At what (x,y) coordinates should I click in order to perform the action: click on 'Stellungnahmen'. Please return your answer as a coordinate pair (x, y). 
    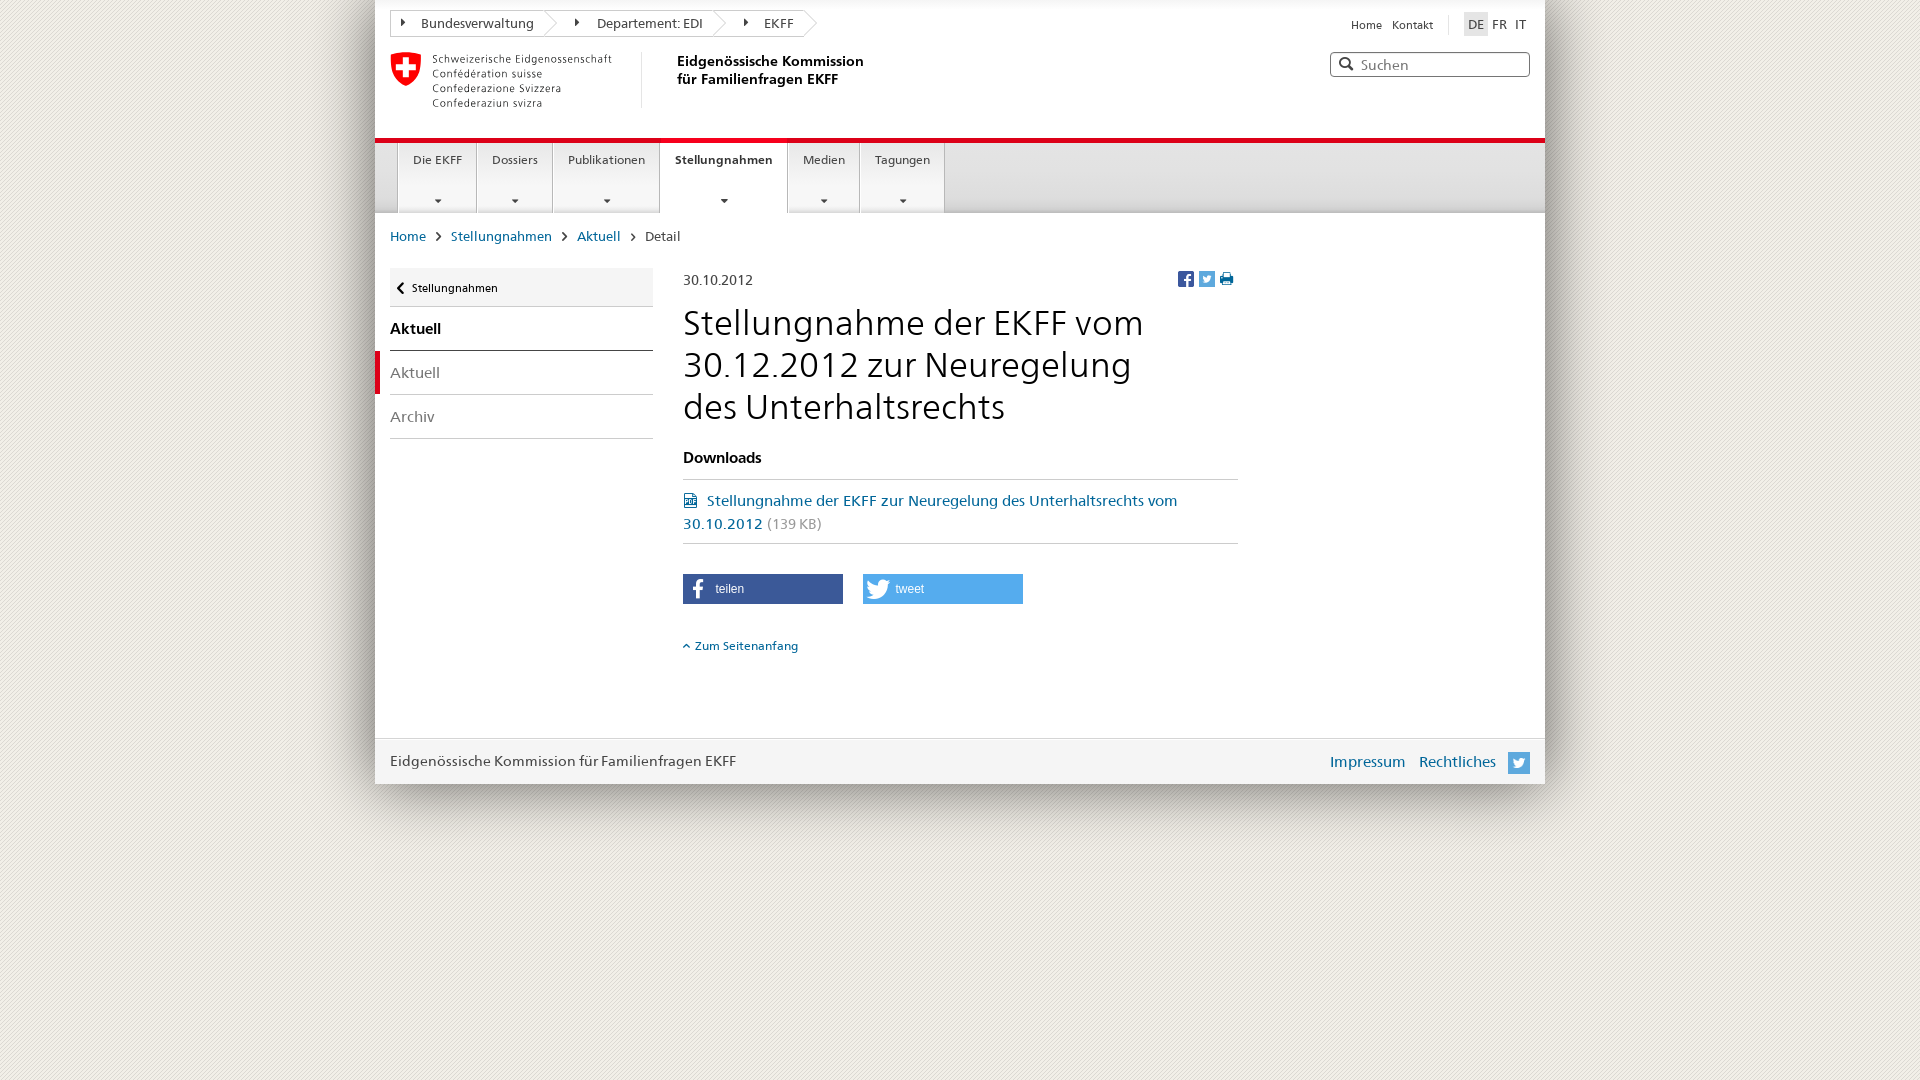
    Looking at the image, I should click on (501, 234).